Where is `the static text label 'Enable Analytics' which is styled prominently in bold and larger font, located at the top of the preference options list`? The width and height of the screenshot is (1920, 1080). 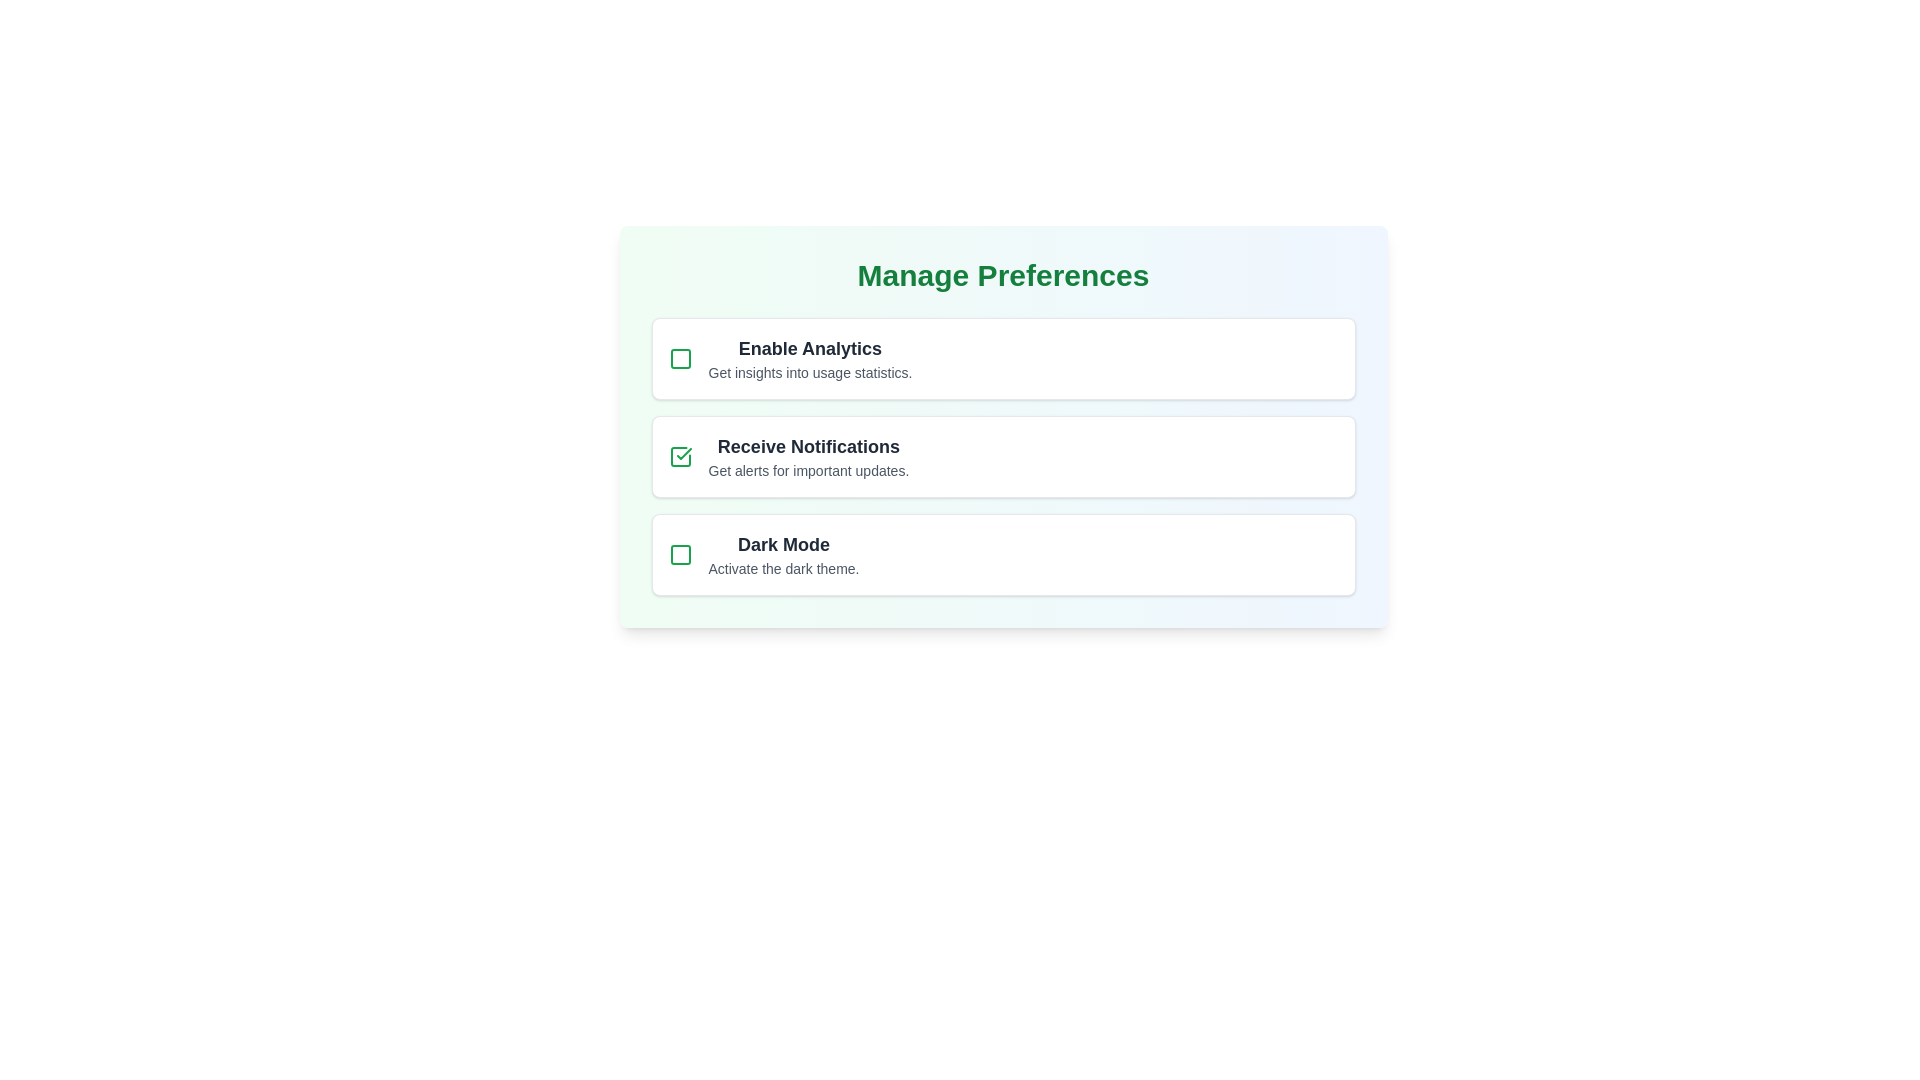 the static text label 'Enable Analytics' which is styled prominently in bold and larger font, located at the top of the preference options list is located at coordinates (810, 347).